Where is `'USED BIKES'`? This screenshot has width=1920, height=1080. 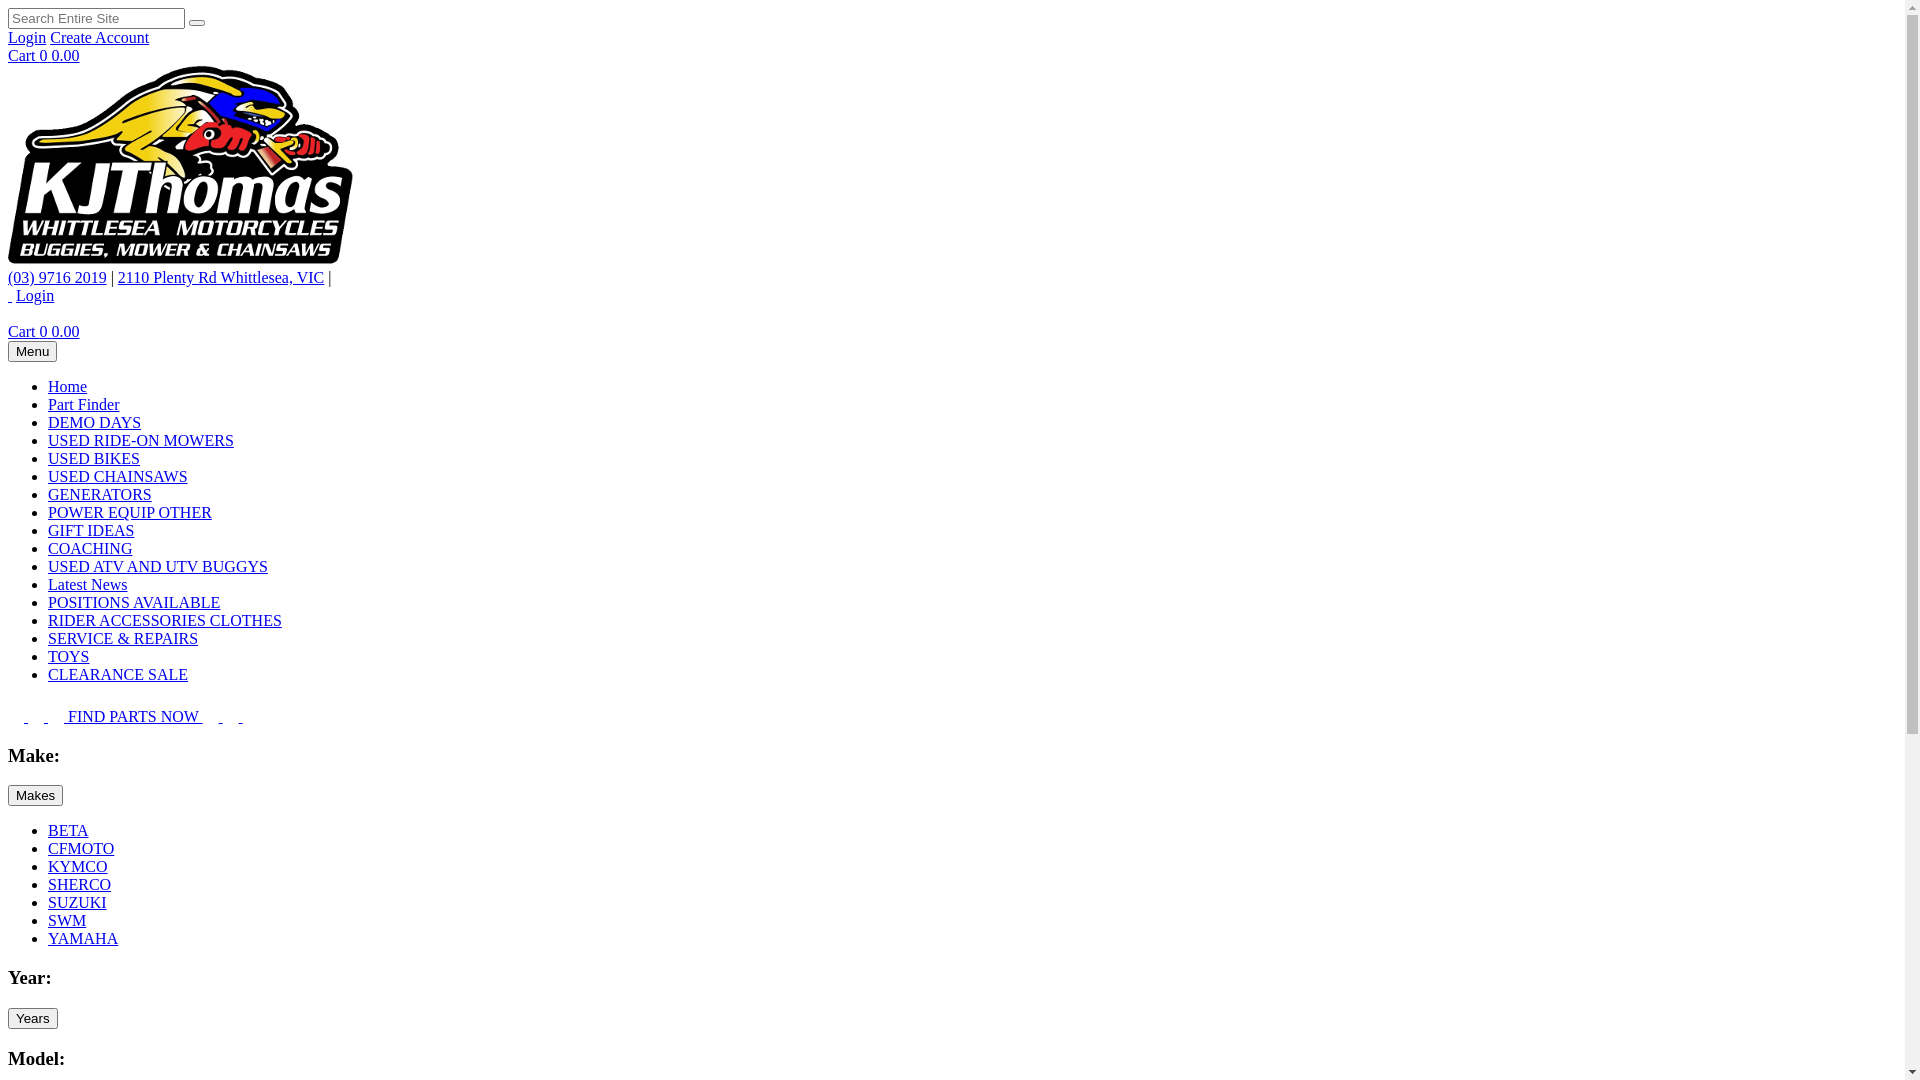
'USED BIKES' is located at coordinates (93, 458).